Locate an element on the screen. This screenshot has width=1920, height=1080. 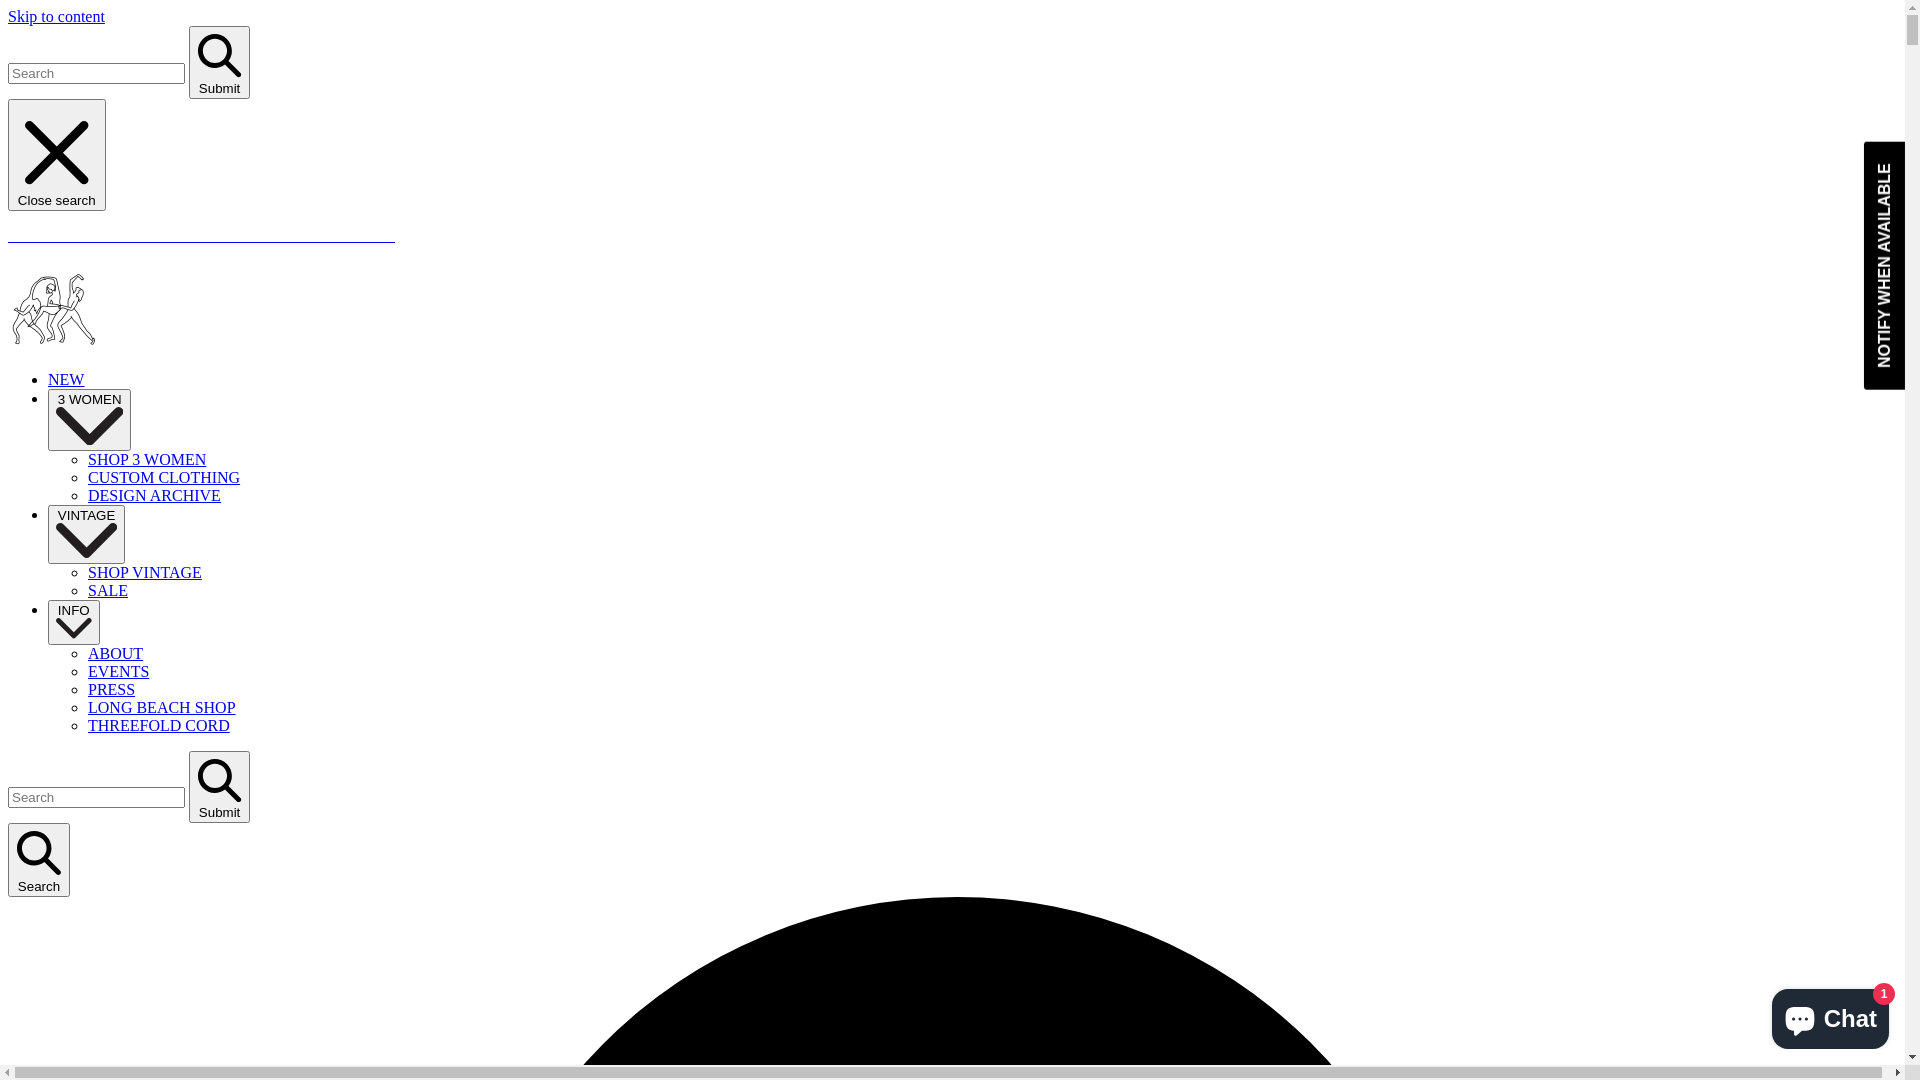
'ABOUT' is located at coordinates (114, 653).